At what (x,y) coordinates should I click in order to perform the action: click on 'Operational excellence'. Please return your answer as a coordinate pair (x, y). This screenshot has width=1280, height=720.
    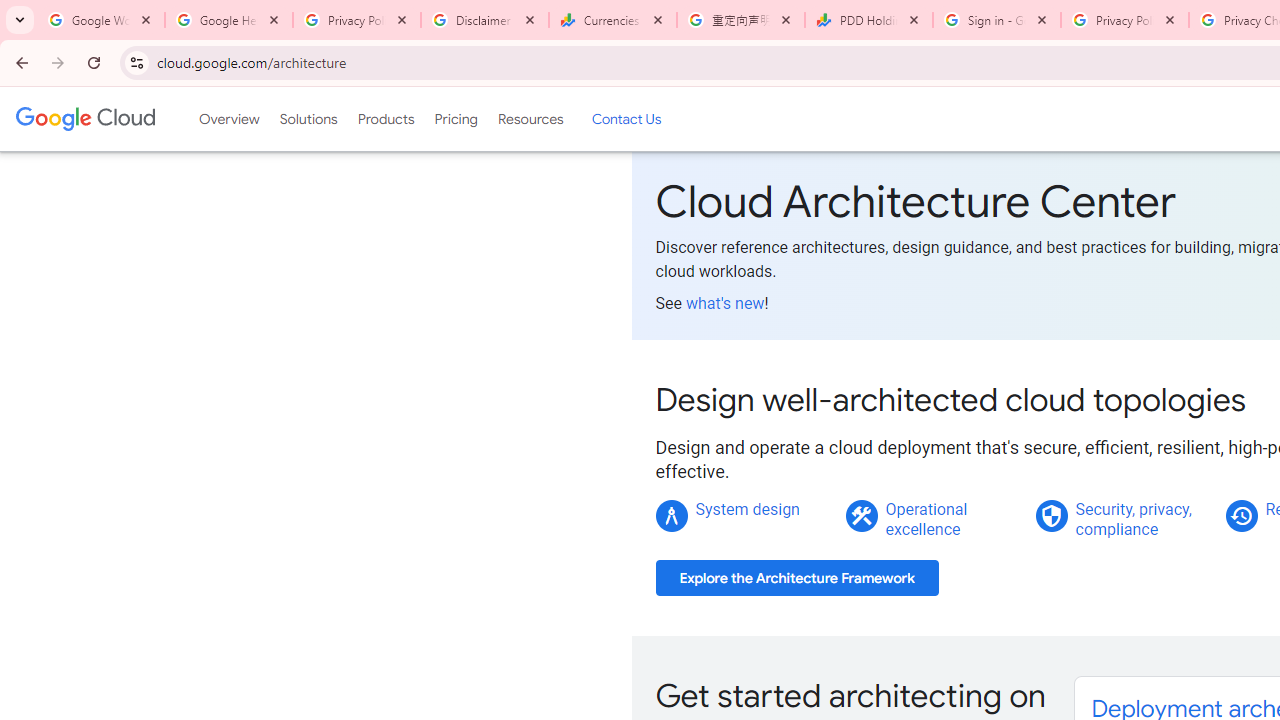
    Looking at the image, I should click on (925, 518).